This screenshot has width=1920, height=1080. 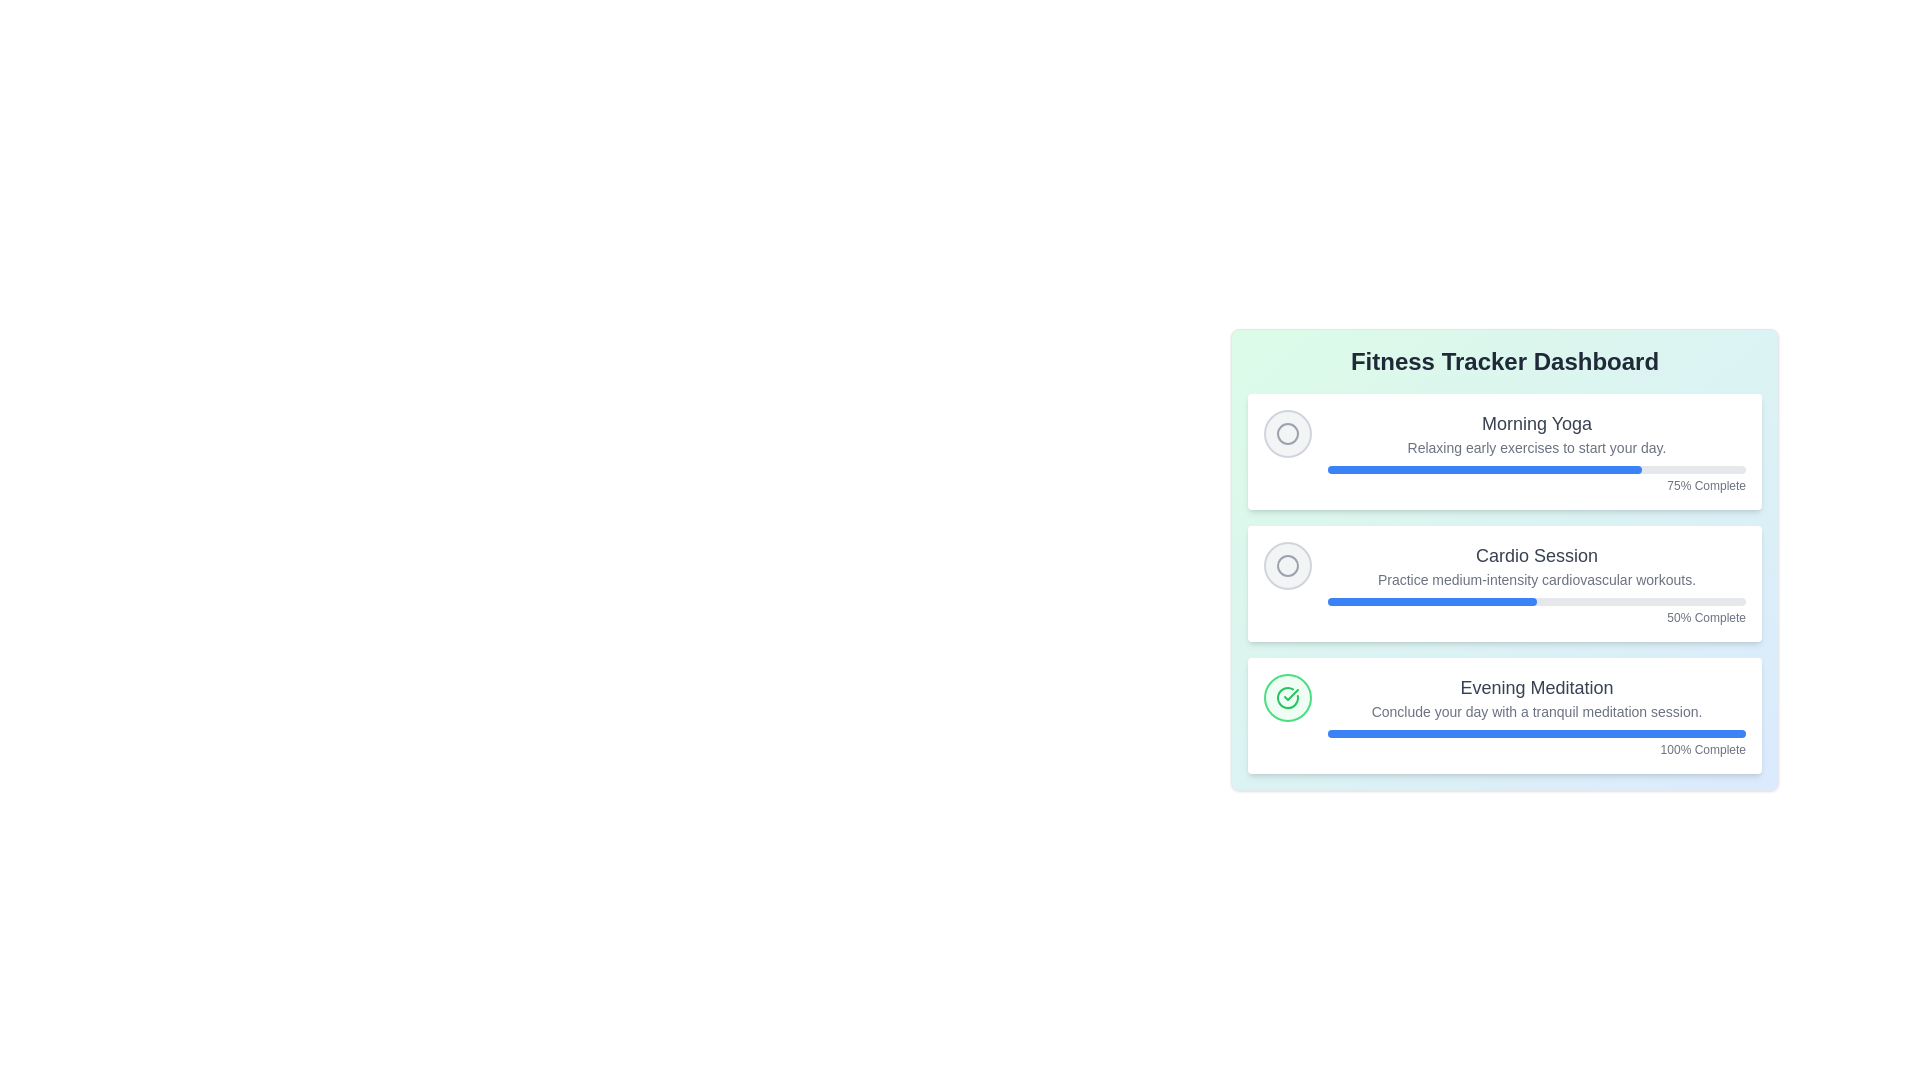 What do you see at coordinates (1287, 433) in the screenshot?
I see `the circular icon with a border styled in the current color, located at the top of the left column of icons in the dashboard, which corresponds to activity sections such as Morning Yoga` at bounding box center [1287, 433].